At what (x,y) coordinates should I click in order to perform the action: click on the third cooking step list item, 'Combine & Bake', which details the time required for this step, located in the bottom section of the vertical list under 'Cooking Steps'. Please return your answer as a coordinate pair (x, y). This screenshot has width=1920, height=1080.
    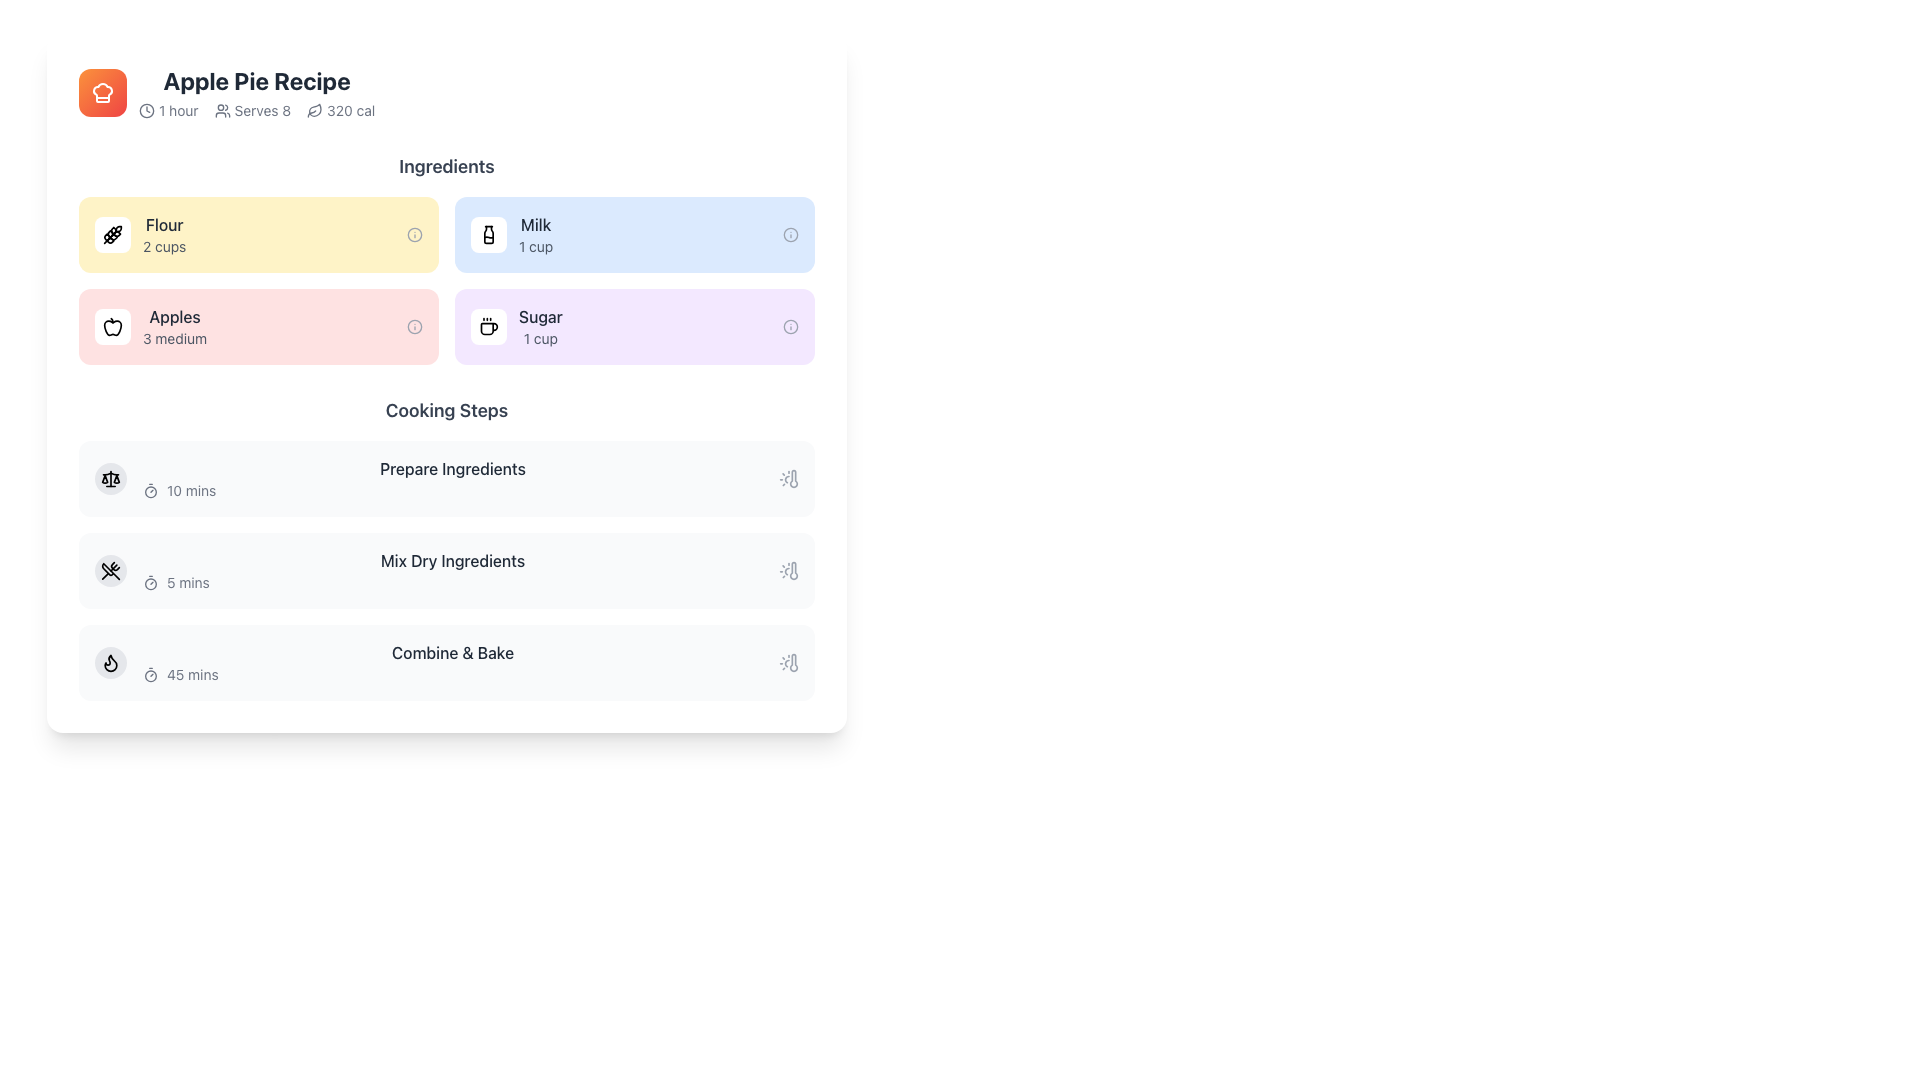
    Looking at the image, I should click on (445, 663).